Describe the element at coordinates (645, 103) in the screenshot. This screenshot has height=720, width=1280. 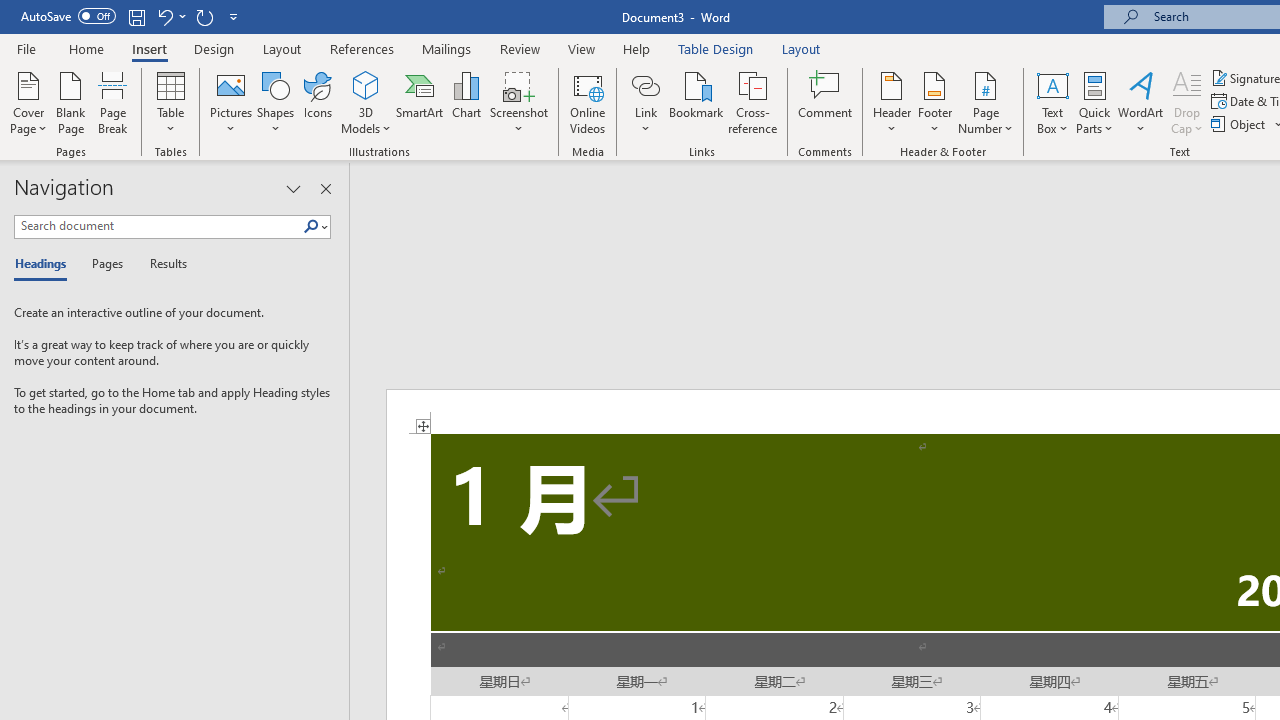
I see `'Link'` at that location.